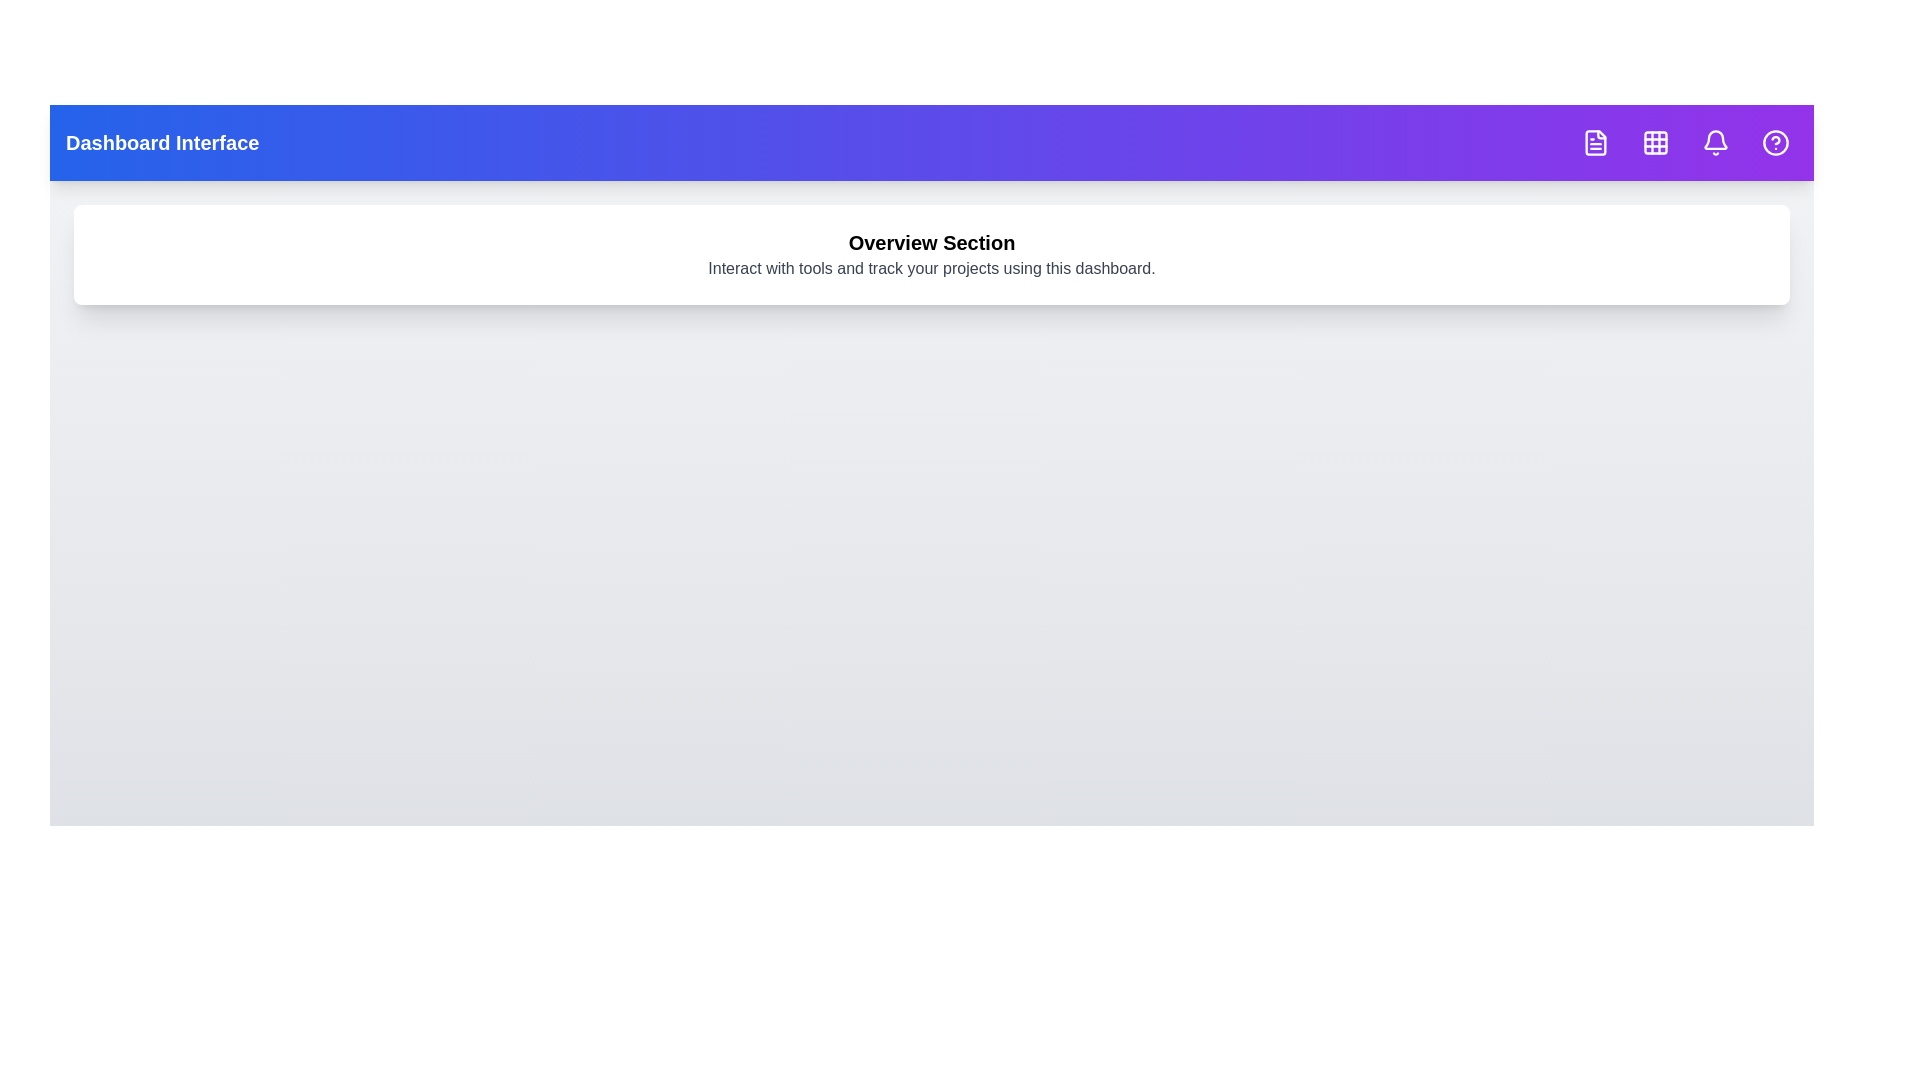 This screenshot has height=1080, width=1920. Describe the element at coordinates (1776, 141) in the screenshot. I see `the navigation button corresponding to HelpCircle` at that location.